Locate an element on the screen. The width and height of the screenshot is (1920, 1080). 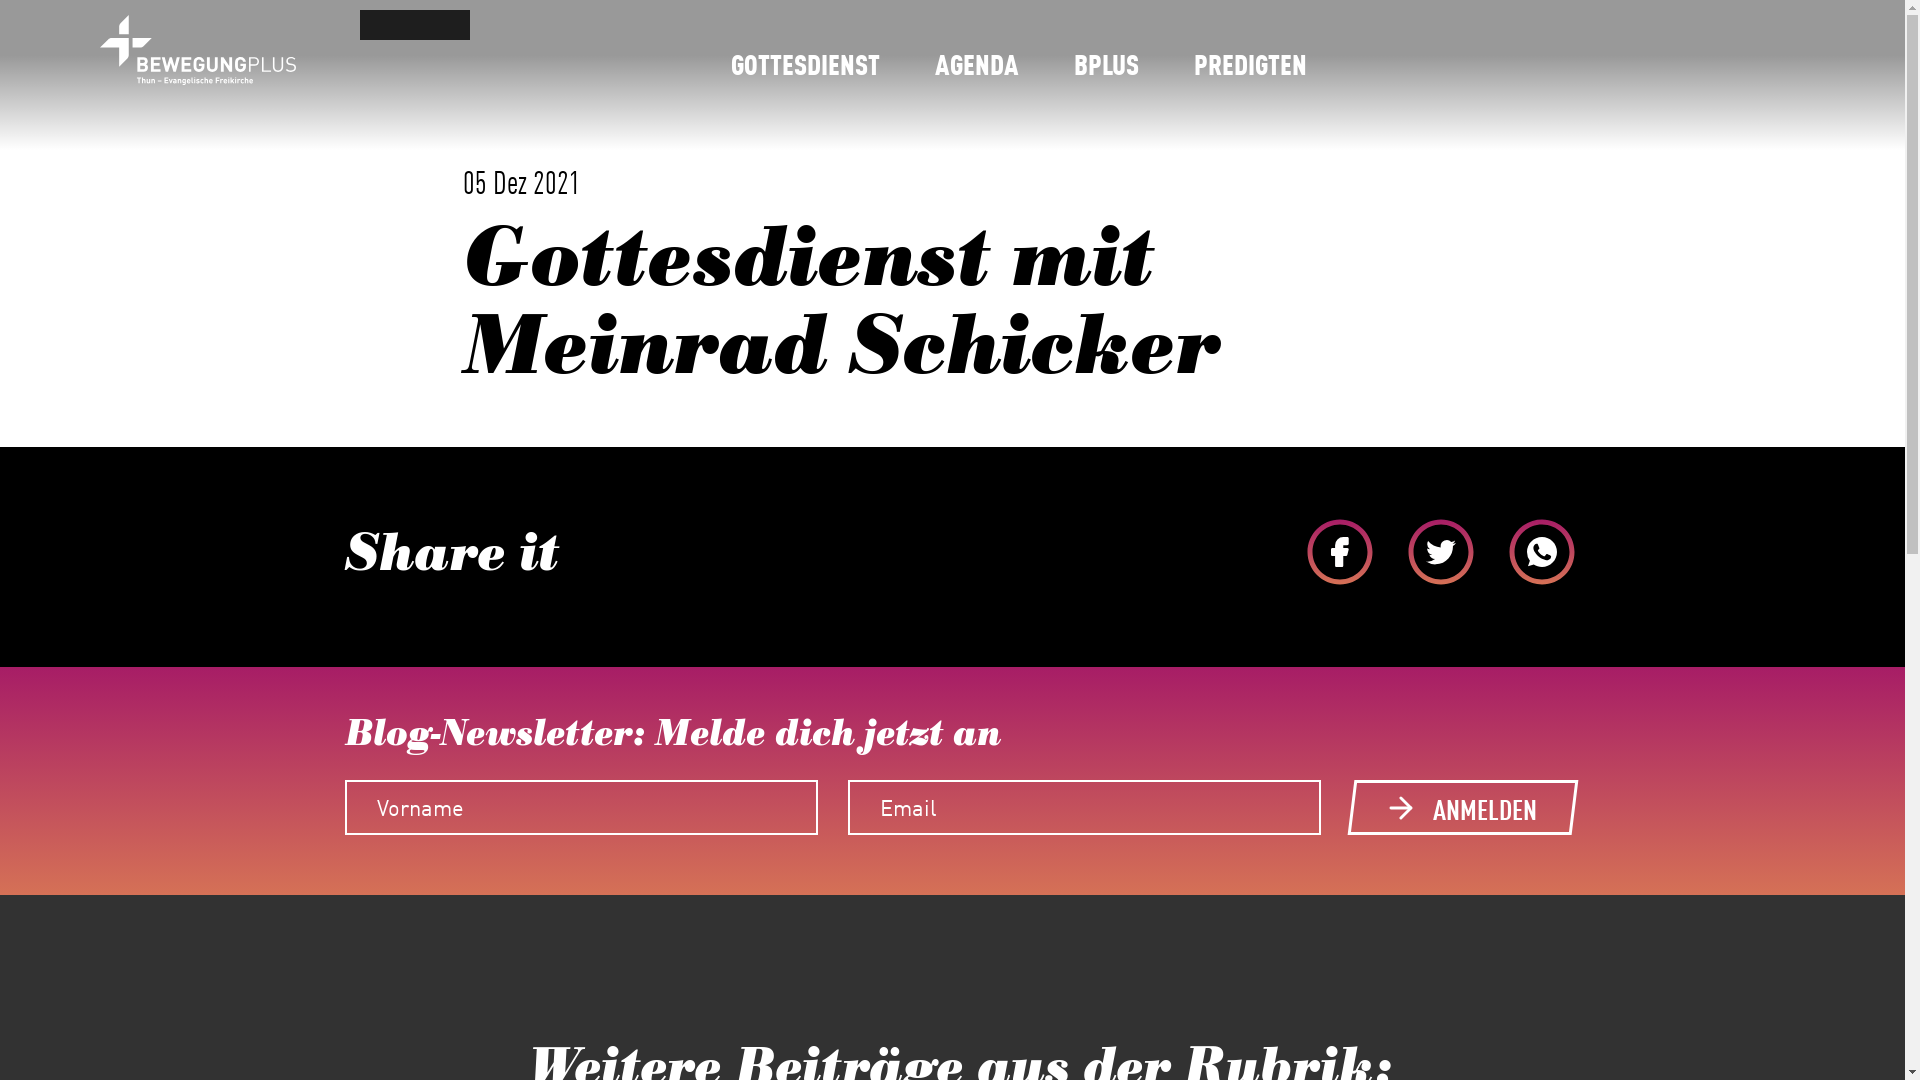
'ANMELDEN' is located at coordinates (1459, 806).